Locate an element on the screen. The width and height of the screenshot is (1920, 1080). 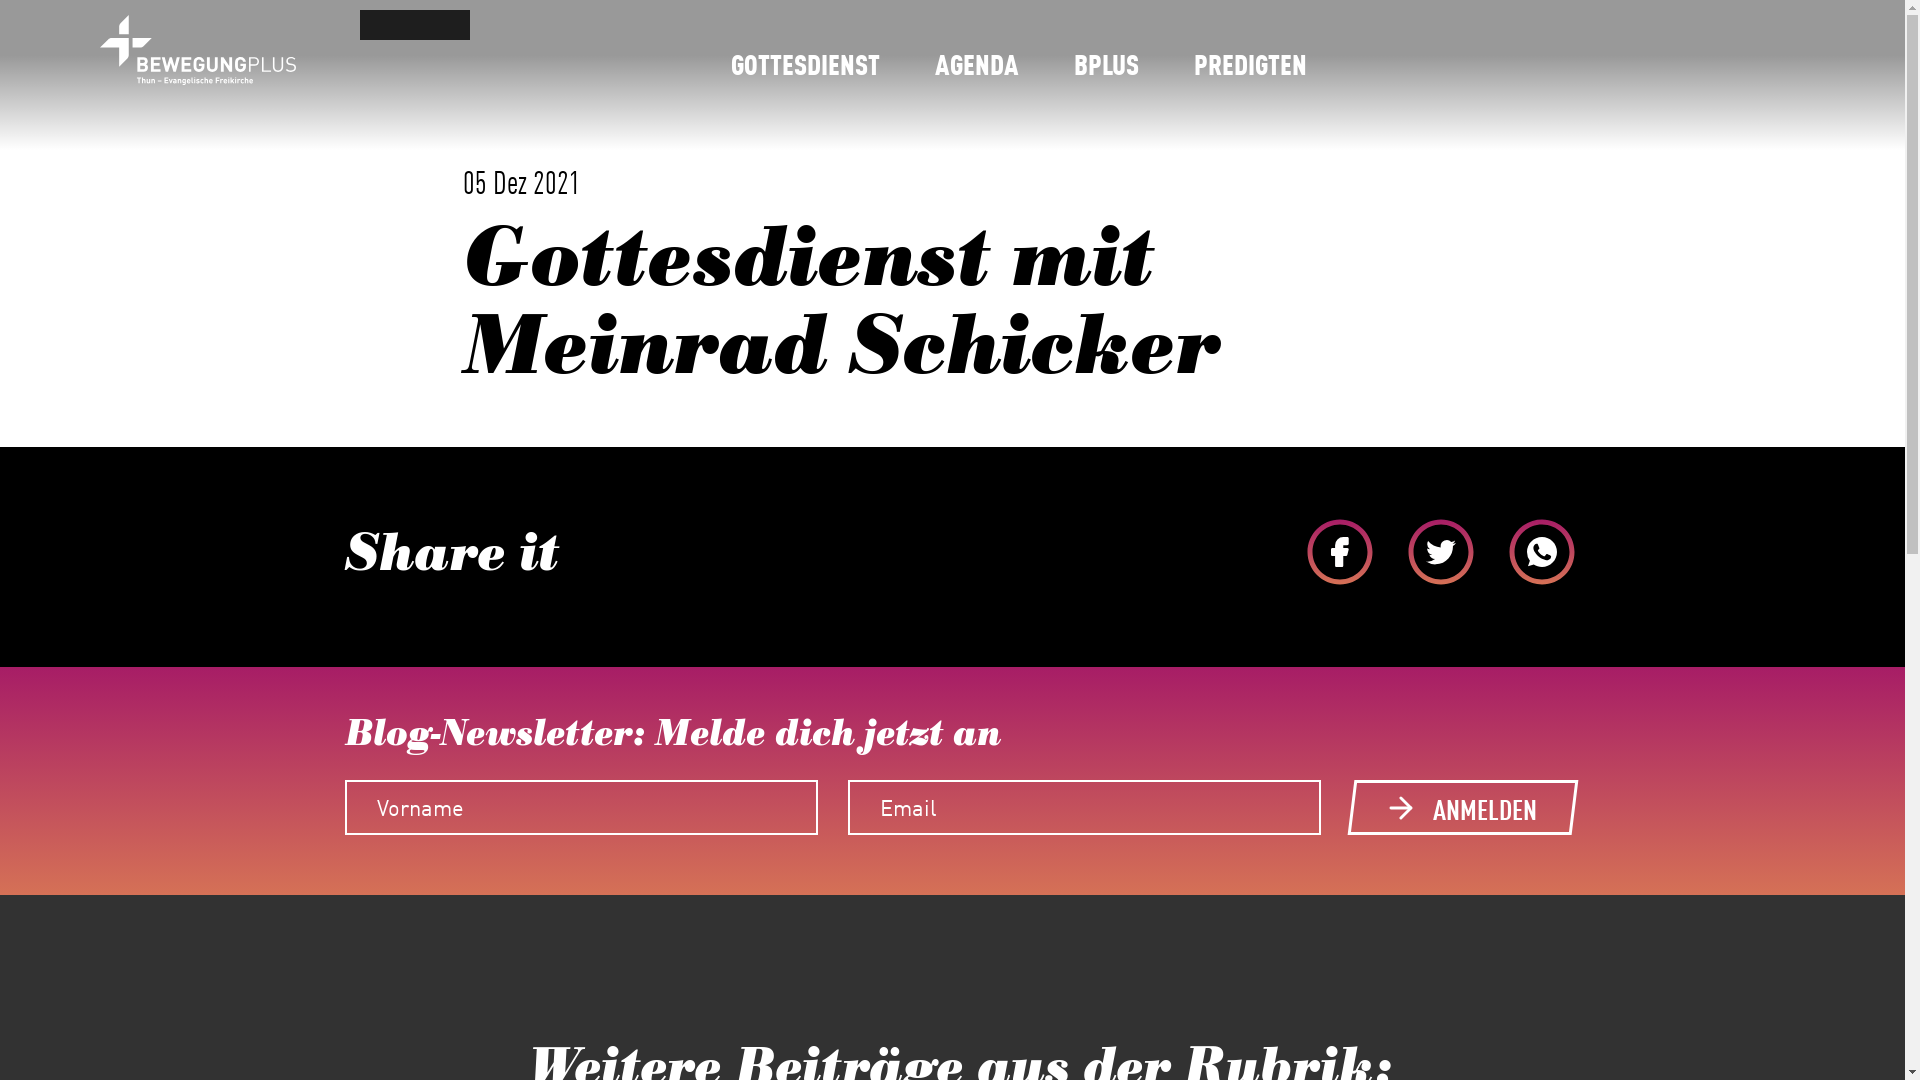
'ANMELDEN' is located at coordinates (1459, 806).